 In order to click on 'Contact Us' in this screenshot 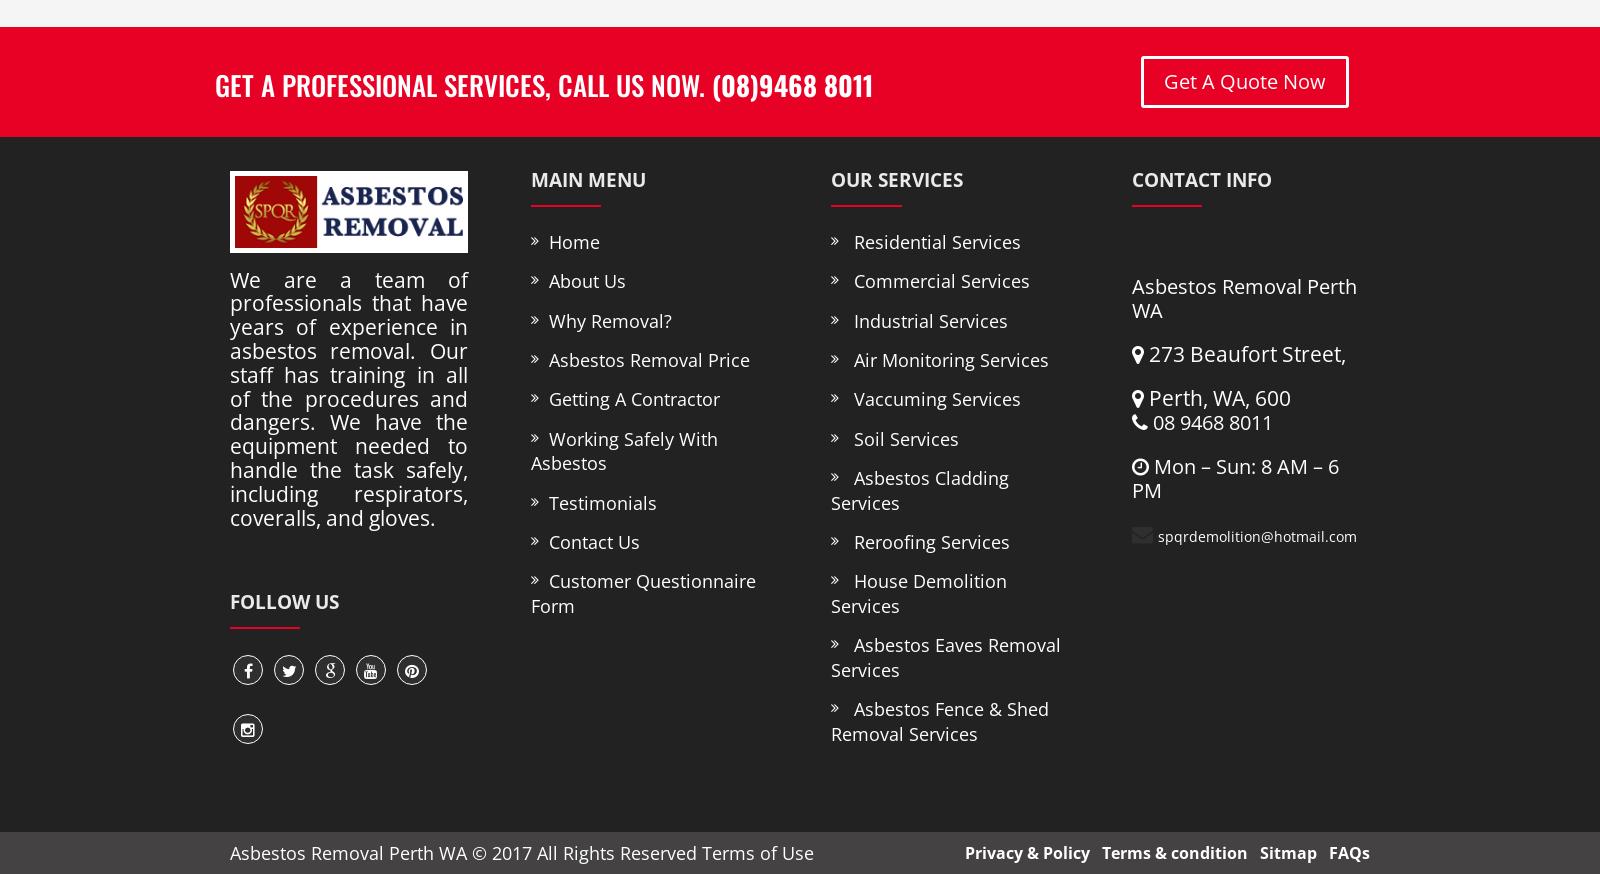, I will do `click(587, 541)`.